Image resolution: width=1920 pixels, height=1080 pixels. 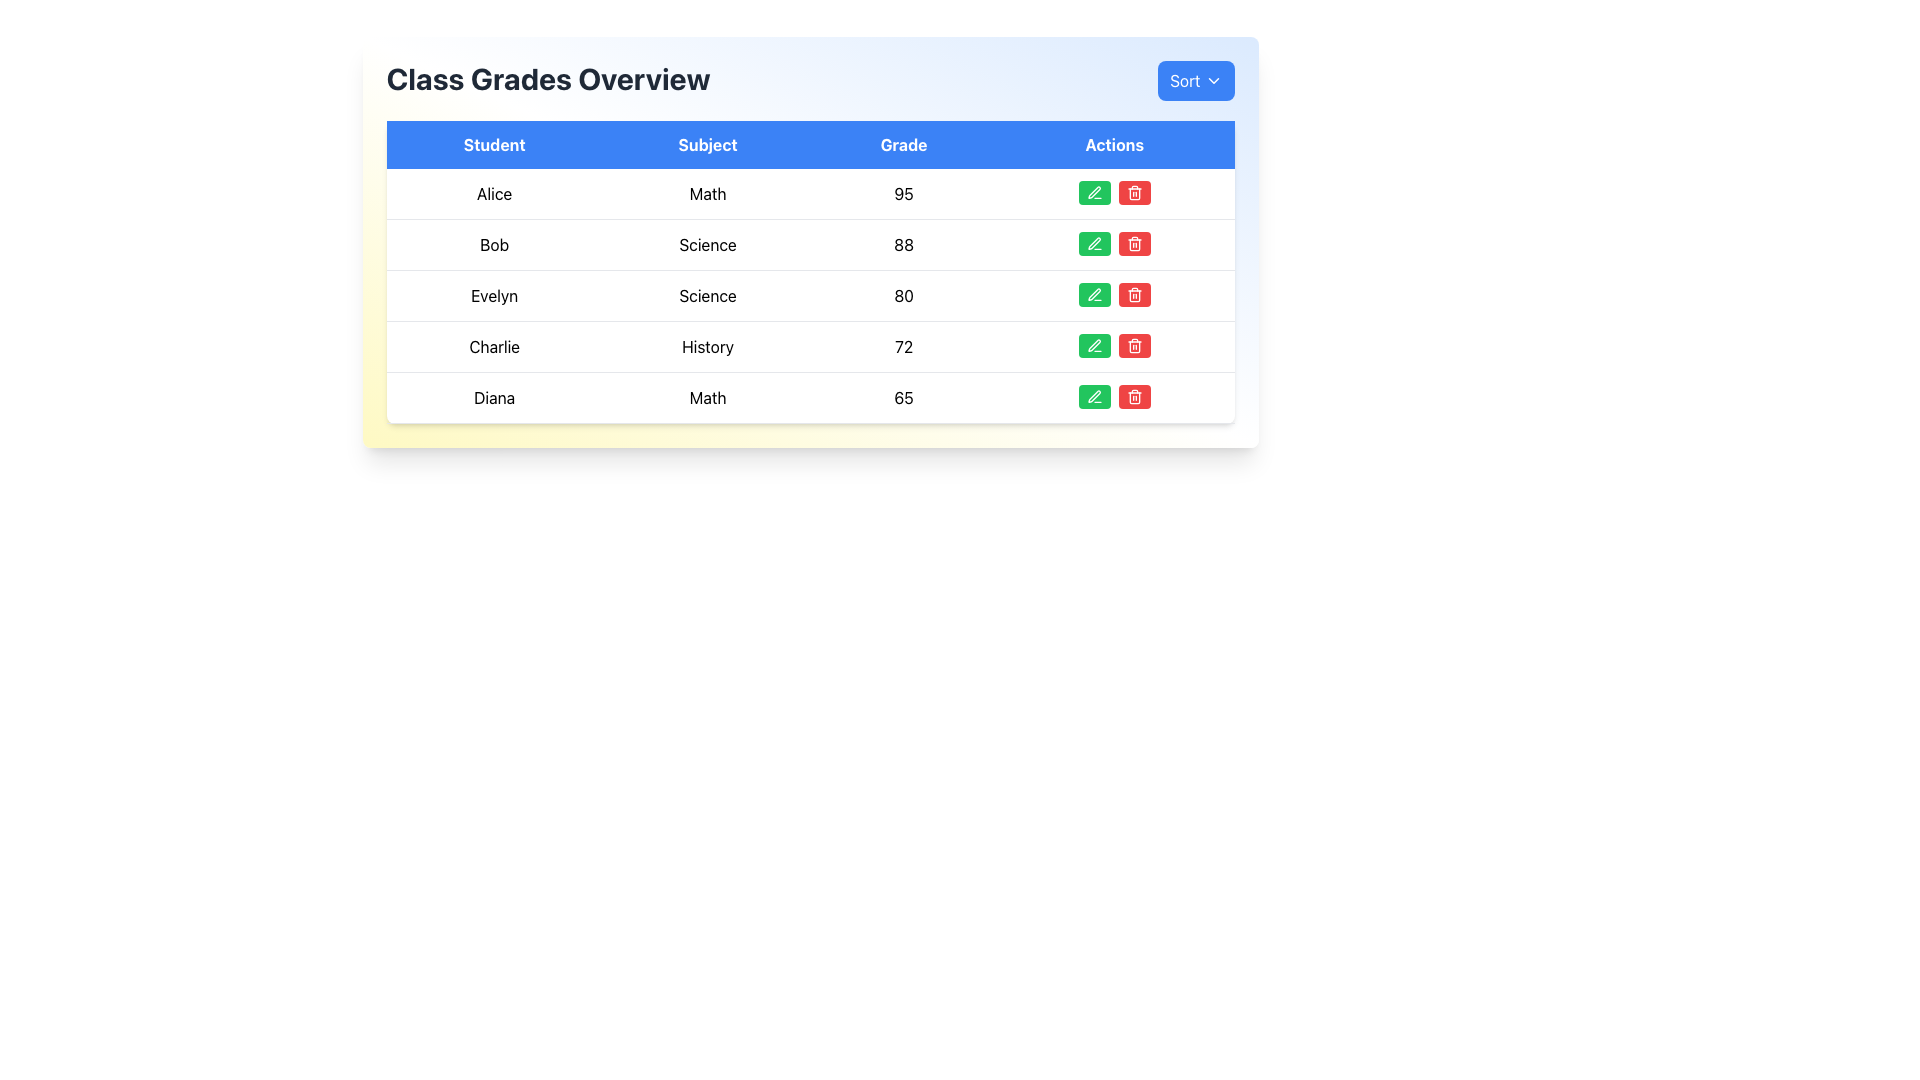 What do you see at coordinates (708, 346) in the screenshot?
I see `the static text field labeled 'History' in the fourth row of the table, specifically in the 'Subject' column, which is adjacent to 'Charlie' in the 'Student' column` at bounding box center [708, 346].